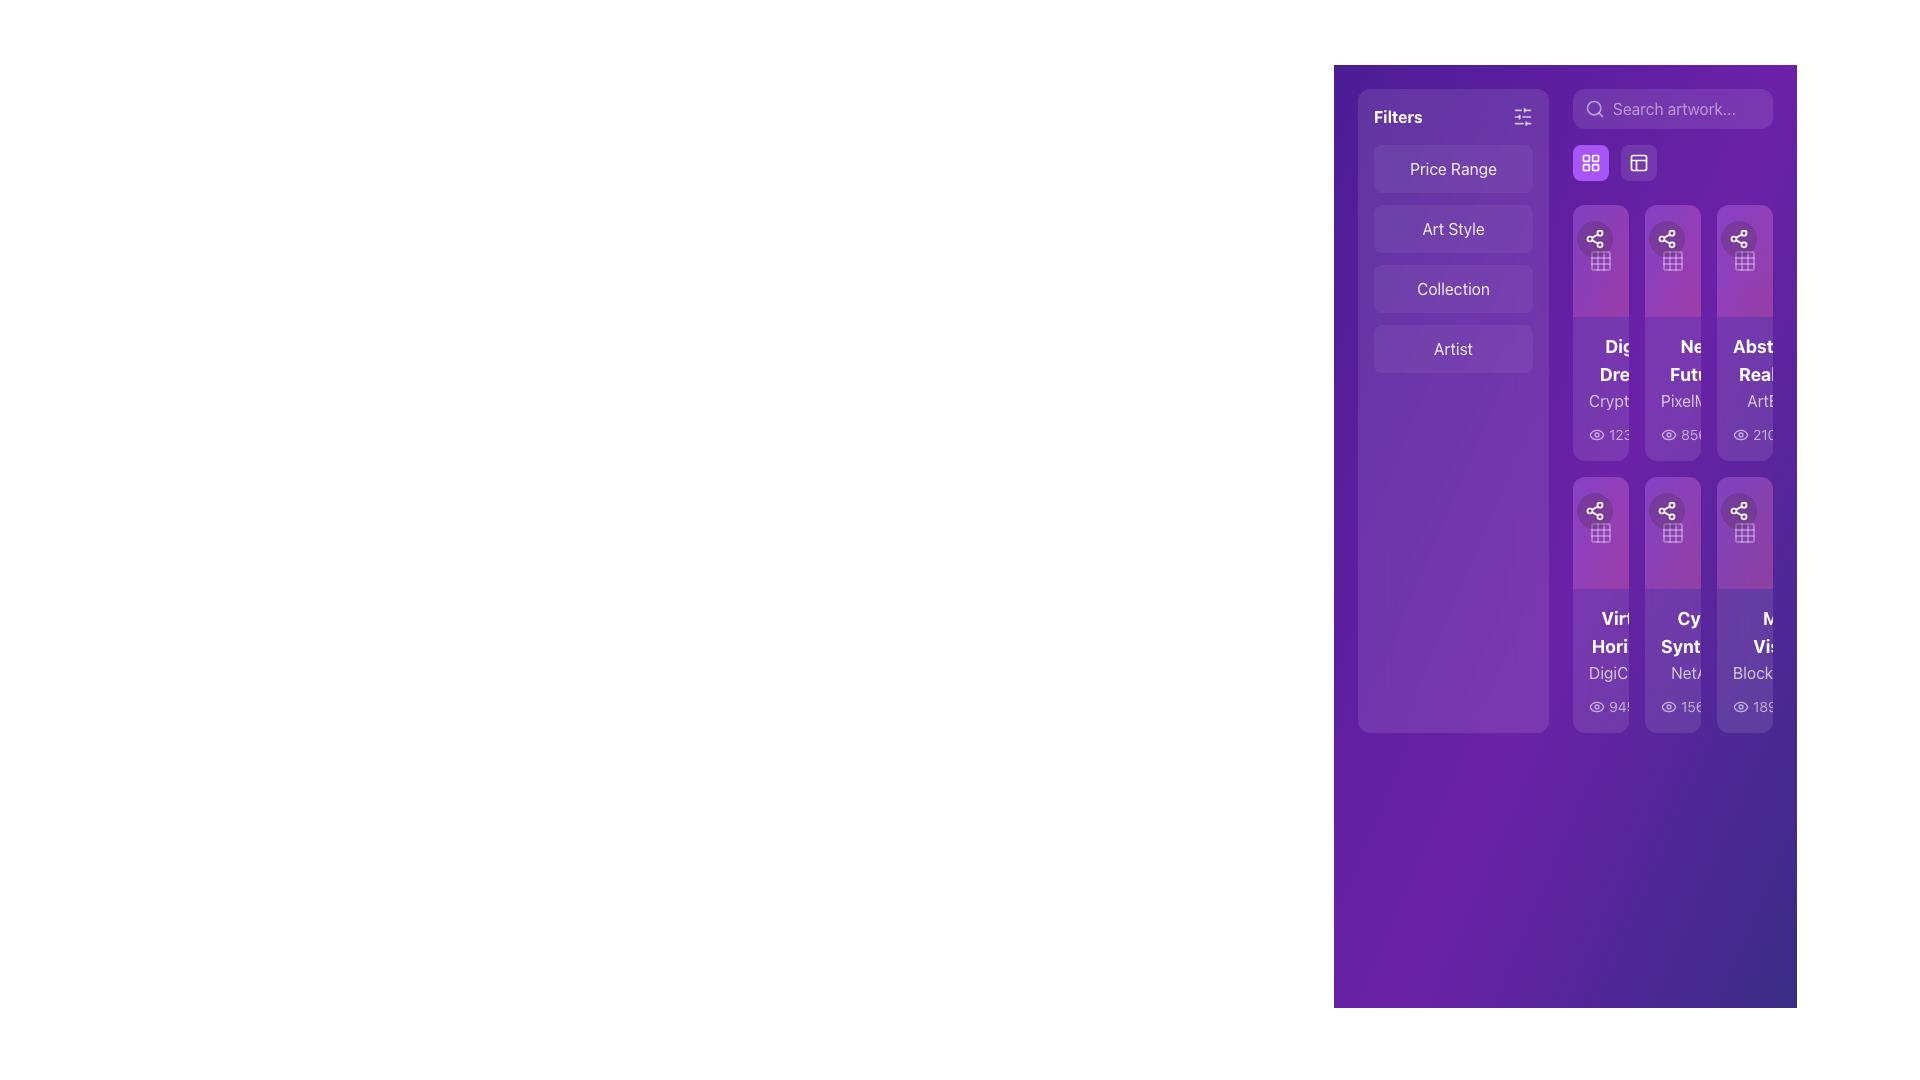 This screenshot has height=1080, width=1920. I want to click on numerical value displayed to the left of the heart-shaped icon with the text '89' in the lower section of the card-like layout, so click(1659, 434).